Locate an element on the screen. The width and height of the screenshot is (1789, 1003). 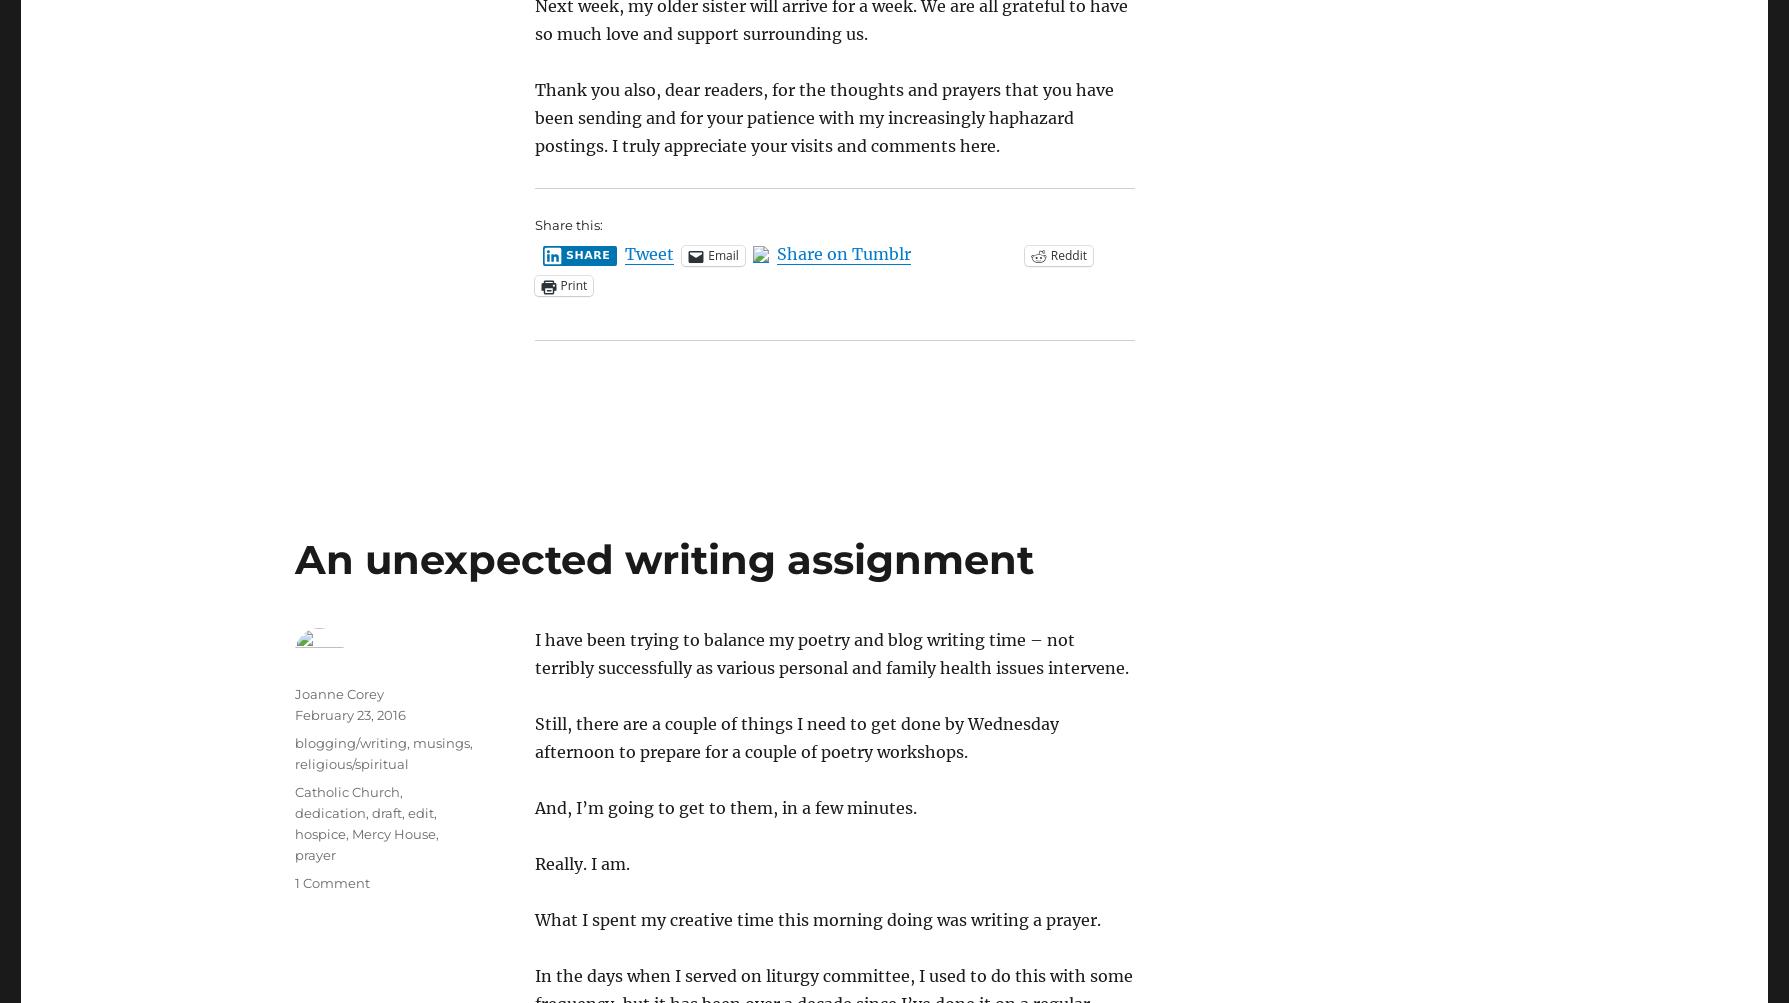
'Share this:' is located at coordinates (567, 223).